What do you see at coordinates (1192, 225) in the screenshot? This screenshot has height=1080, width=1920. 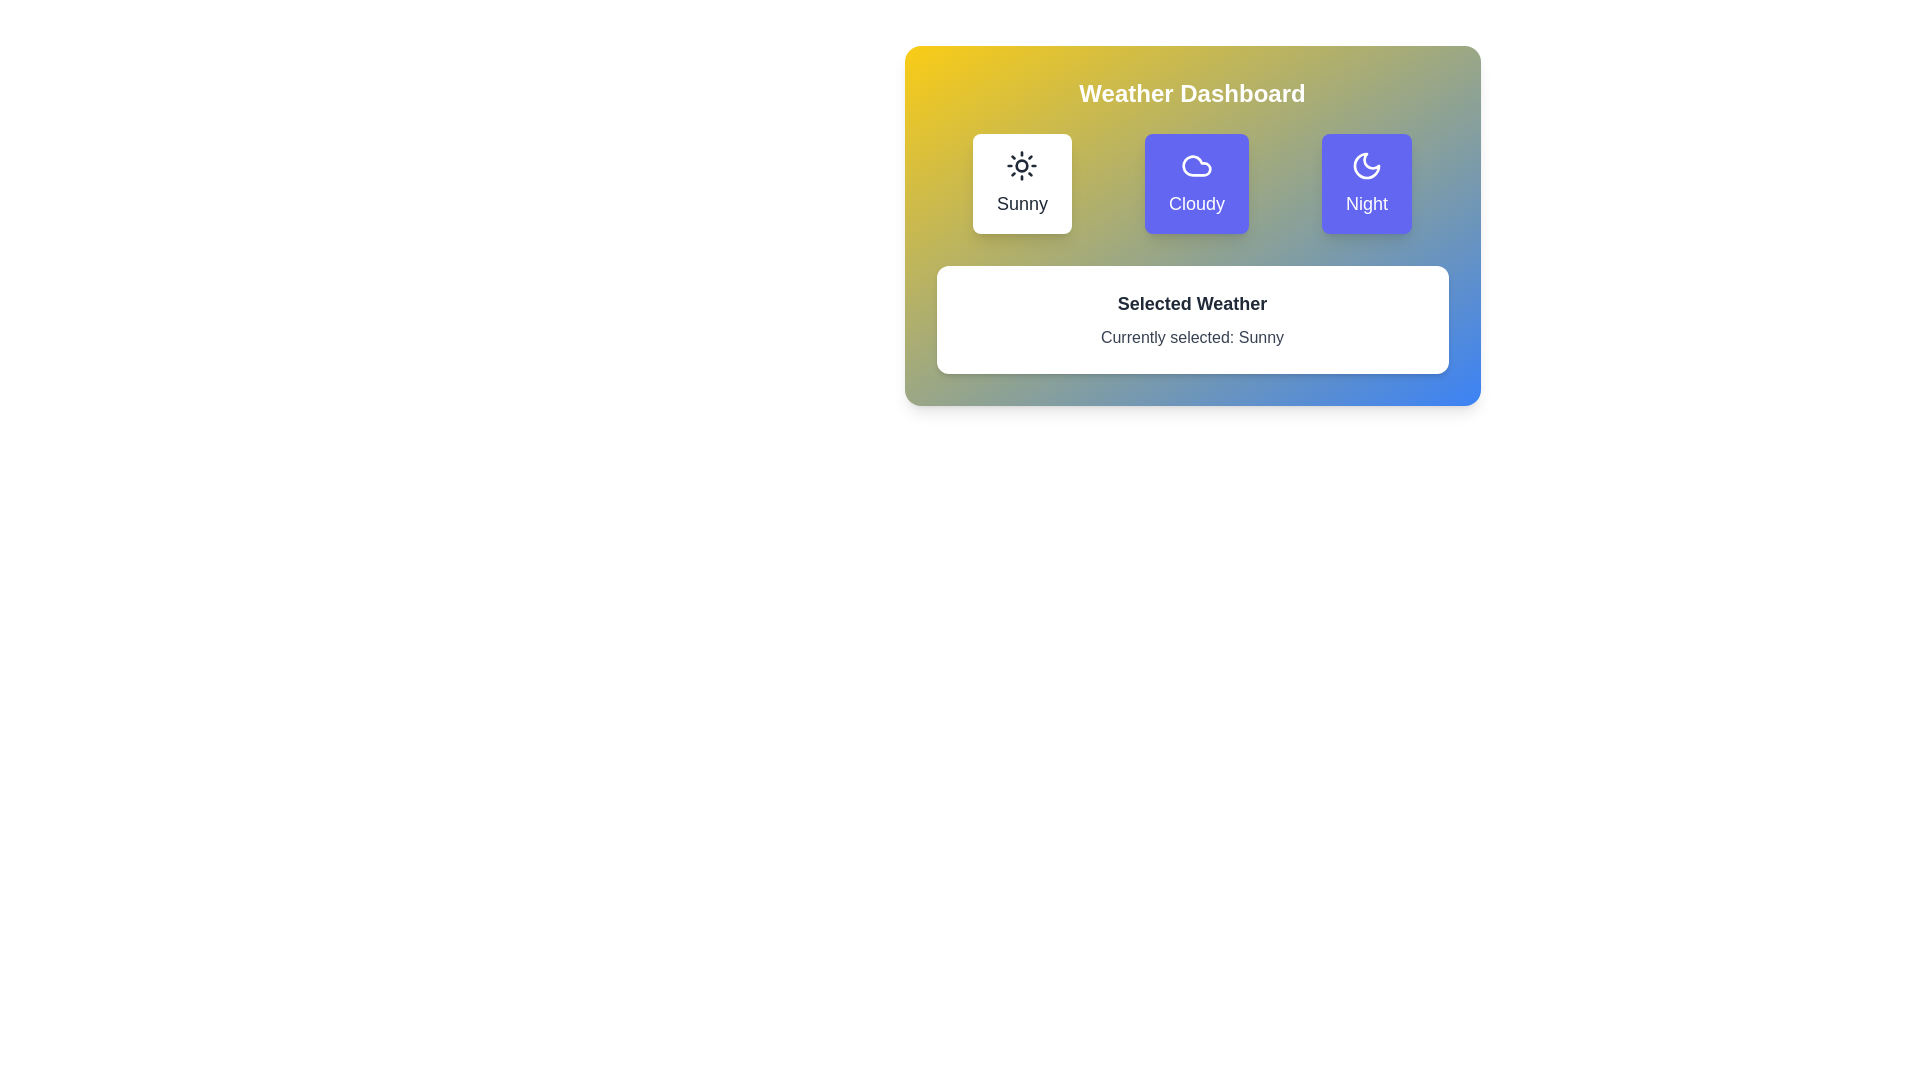 I see `the buttons in the interactive weather dashboard to trigger visual feedback` at bounding box center [1192, 225].